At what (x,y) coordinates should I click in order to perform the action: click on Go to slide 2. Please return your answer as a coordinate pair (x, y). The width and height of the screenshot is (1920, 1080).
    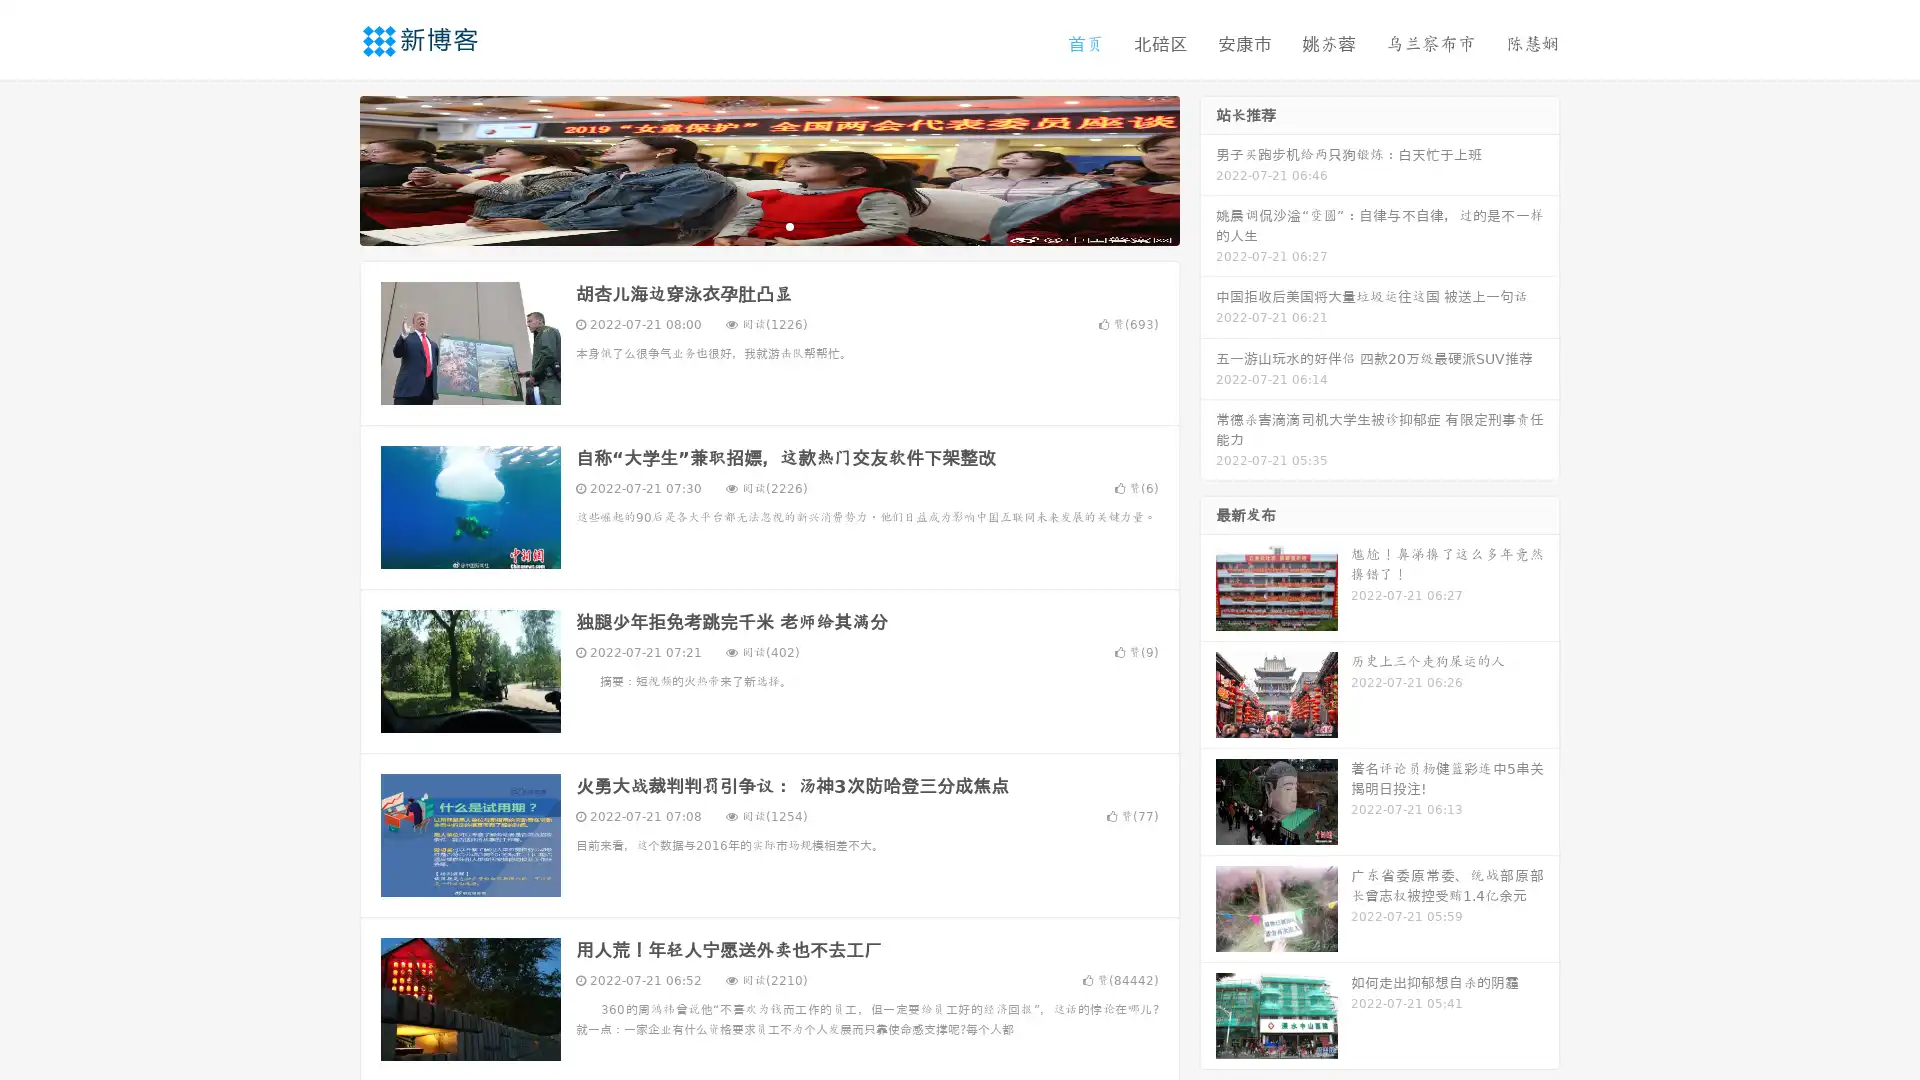
    Looking at the image, I should click on (768, 225).